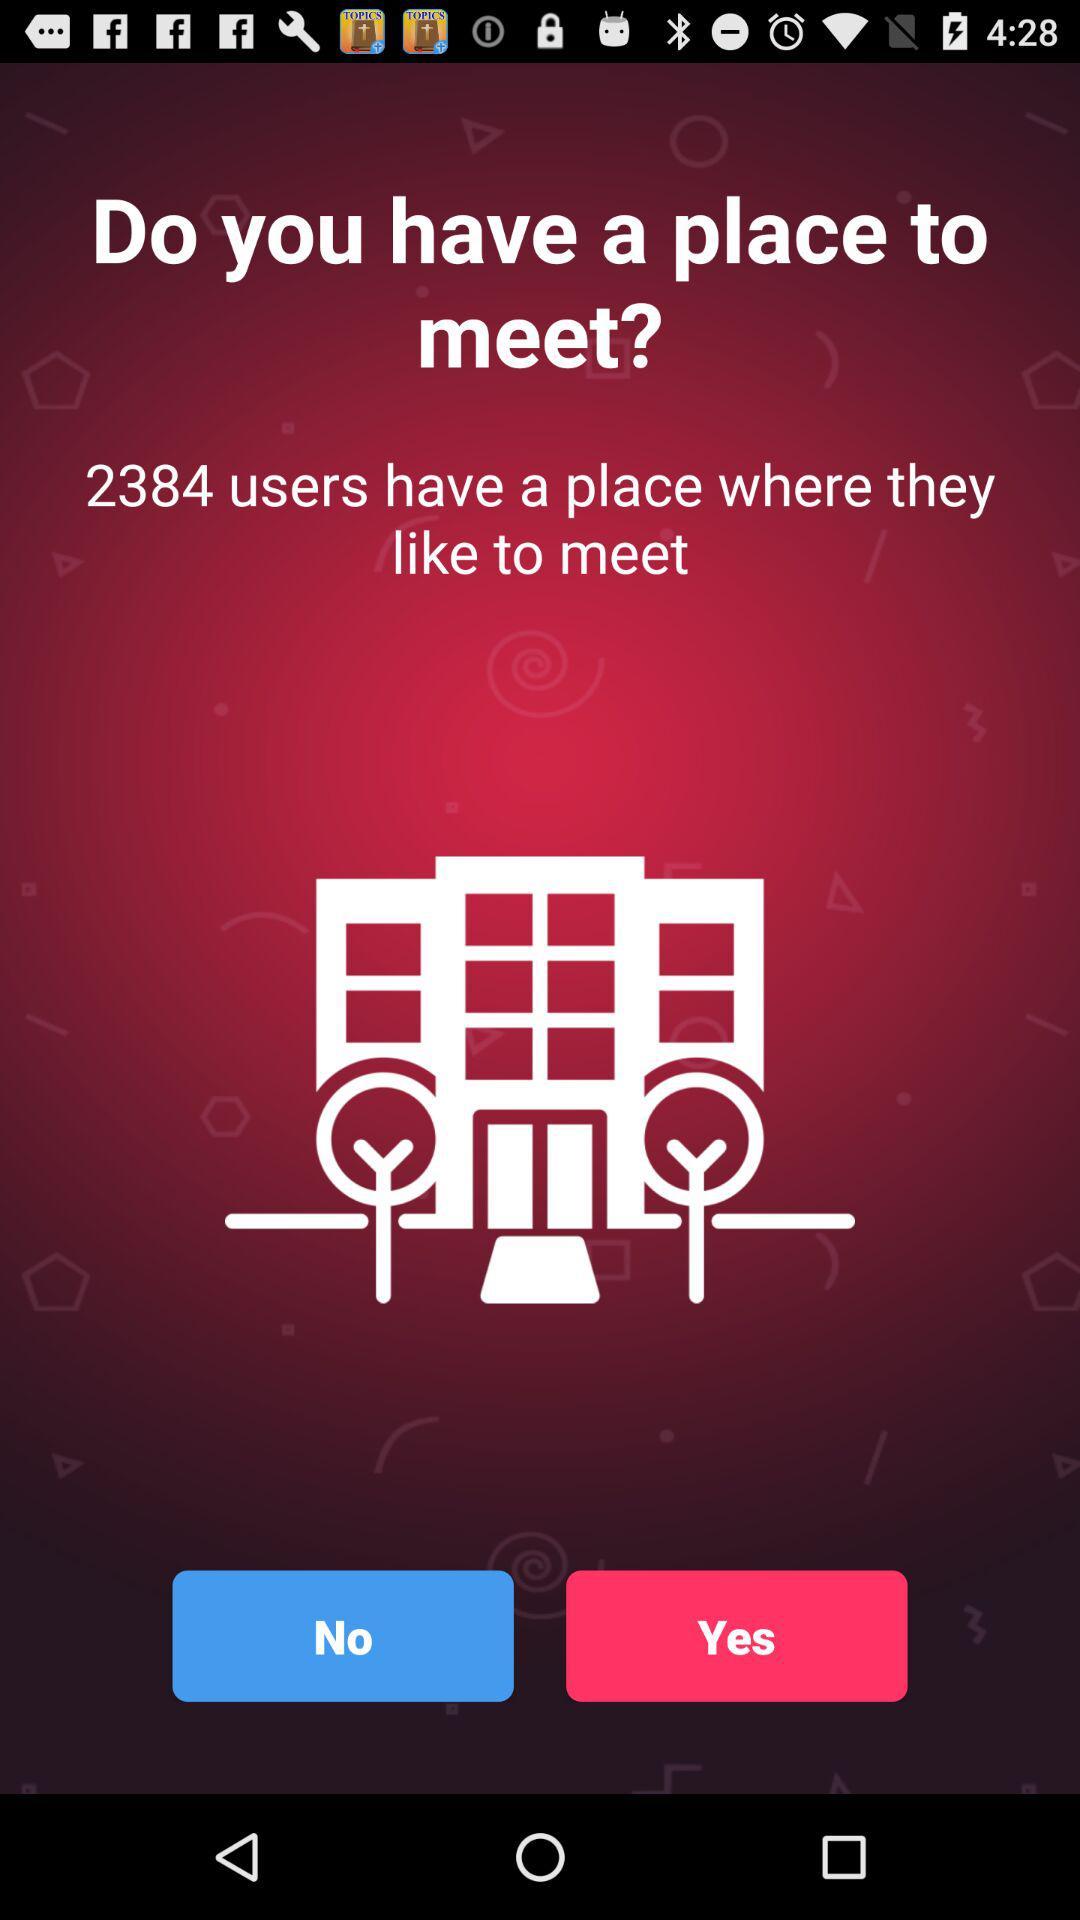 This screenshot has width=1080, height=1920. What do you see at coordinates (736, 1636) in the screenshot?
I see `button next to the no` at bounding box center [736, 1636].